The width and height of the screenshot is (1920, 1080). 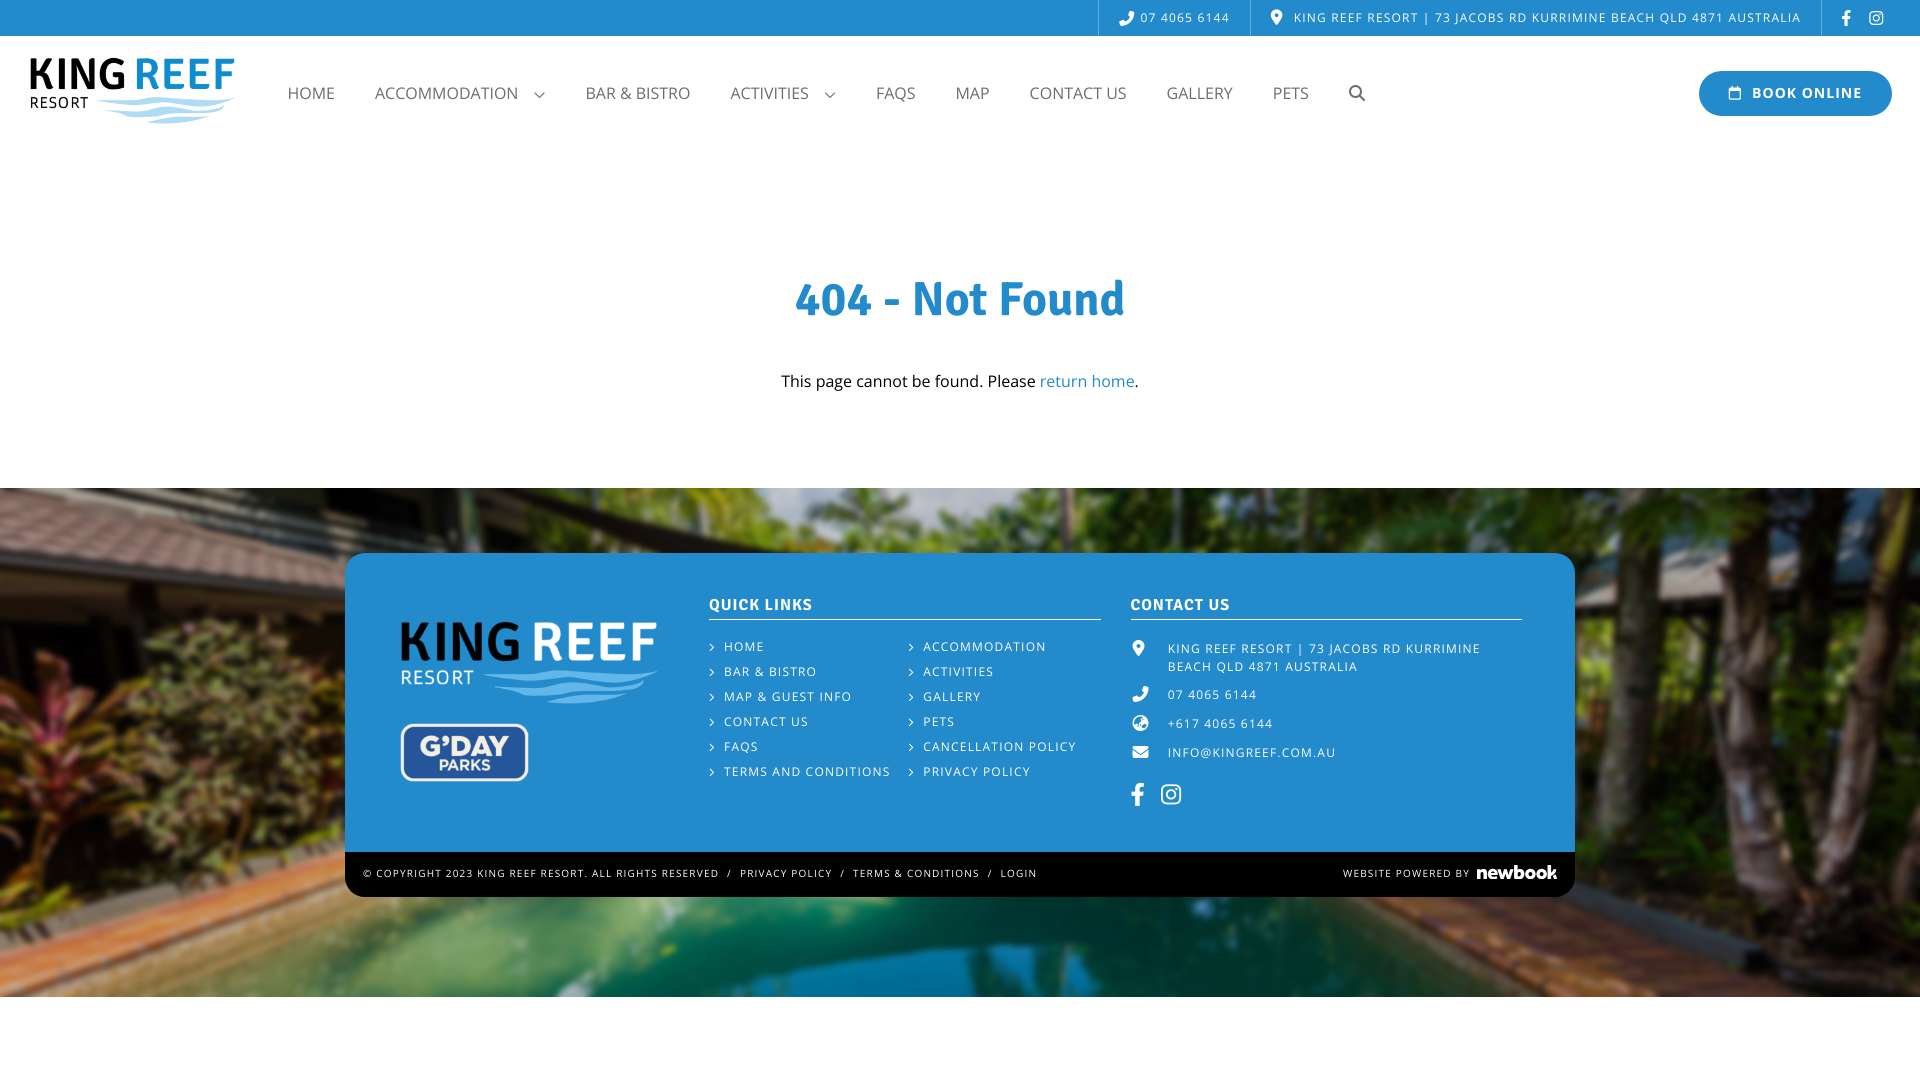 What do you see at coordinates (1291, 92) in the screenshot?
I see `'PETS'` at bounding box center [1291, 92].